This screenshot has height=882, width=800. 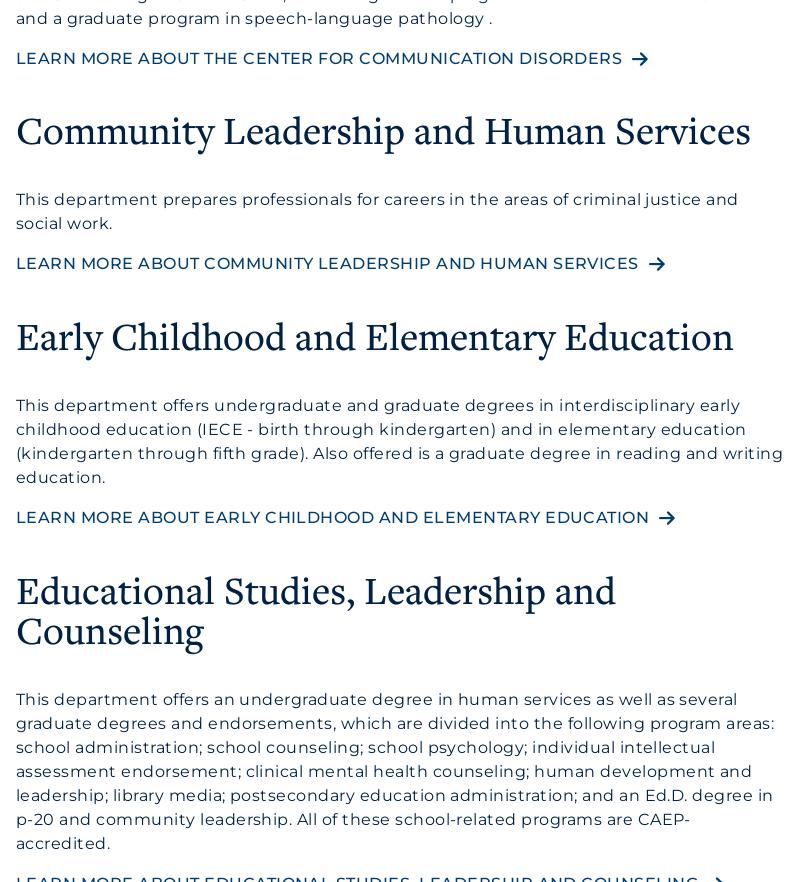 I want to click on 'Early Childhood and Elementary Education', so click(x=374, y=334).